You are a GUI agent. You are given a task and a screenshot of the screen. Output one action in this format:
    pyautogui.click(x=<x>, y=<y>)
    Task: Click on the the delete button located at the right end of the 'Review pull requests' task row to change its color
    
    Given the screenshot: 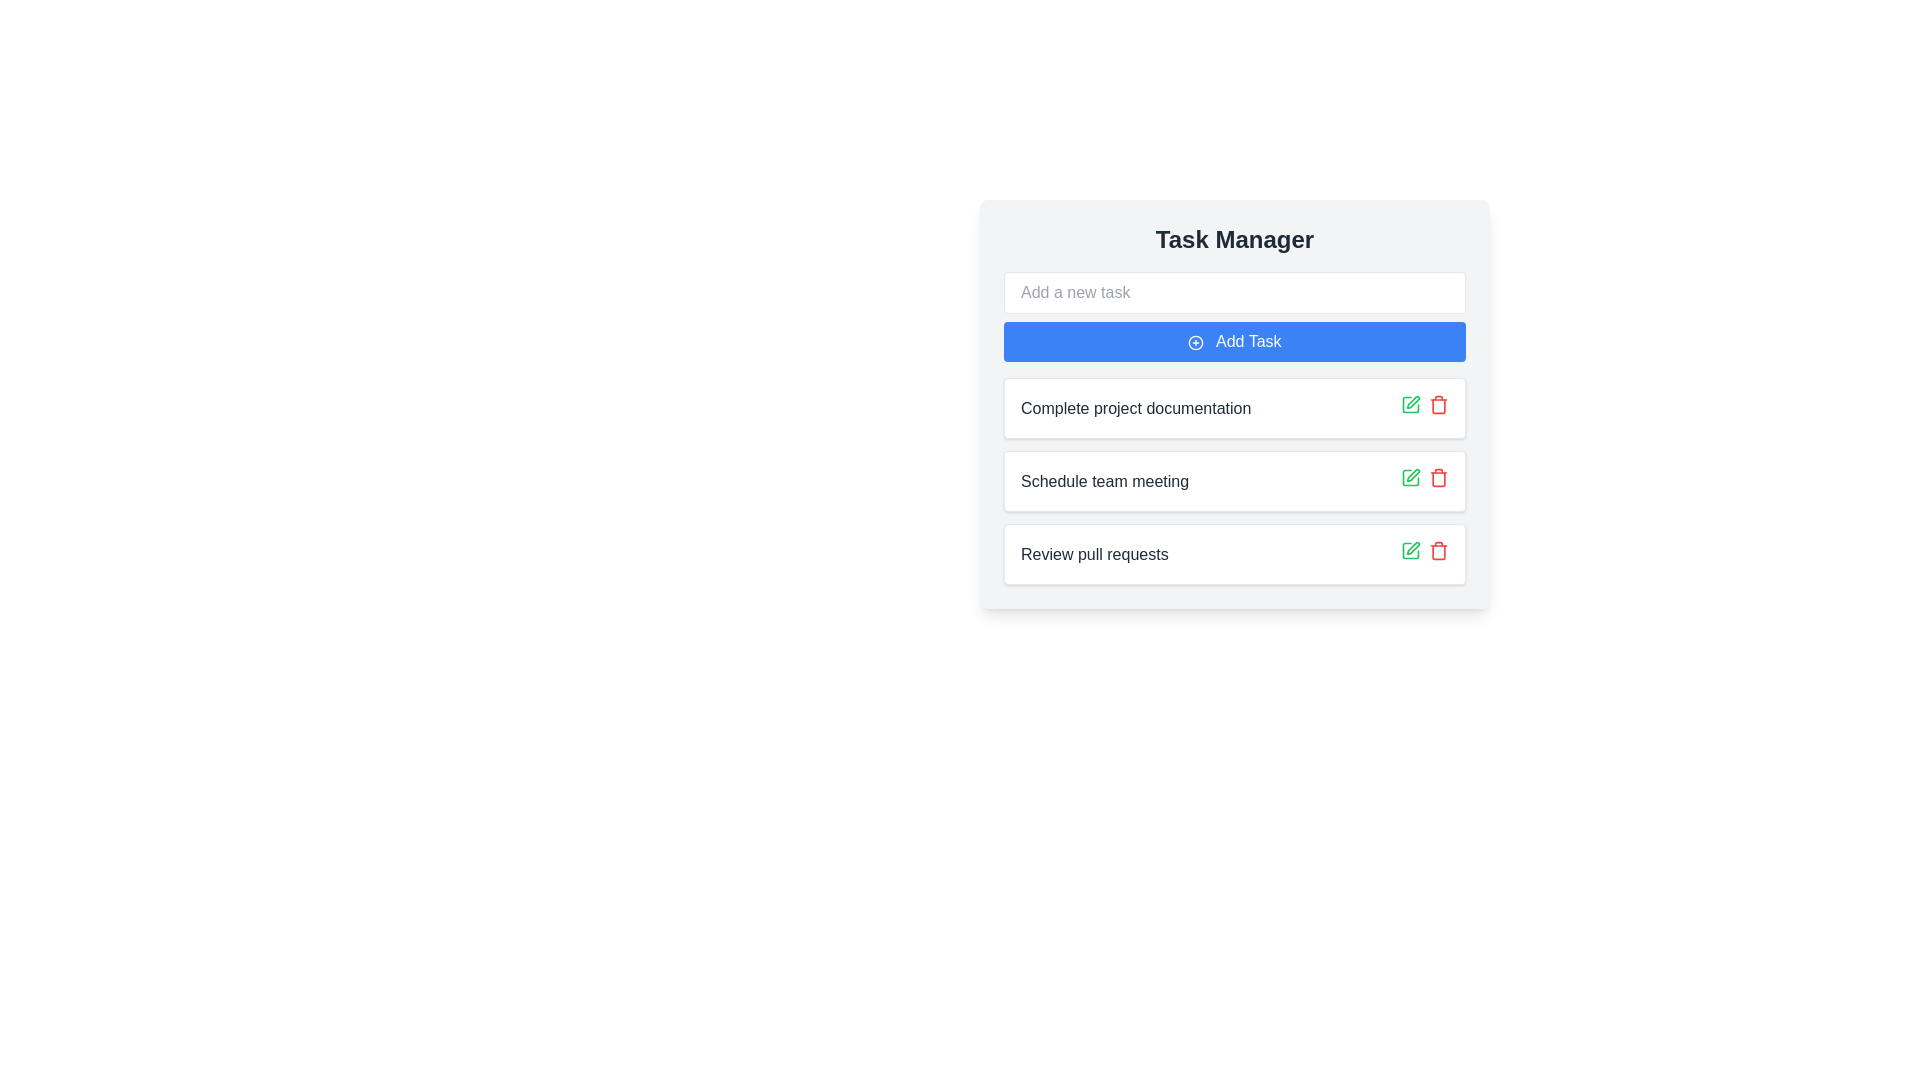 What is the action you would take?
    pyautogui.click(x=1438, y=551)
    